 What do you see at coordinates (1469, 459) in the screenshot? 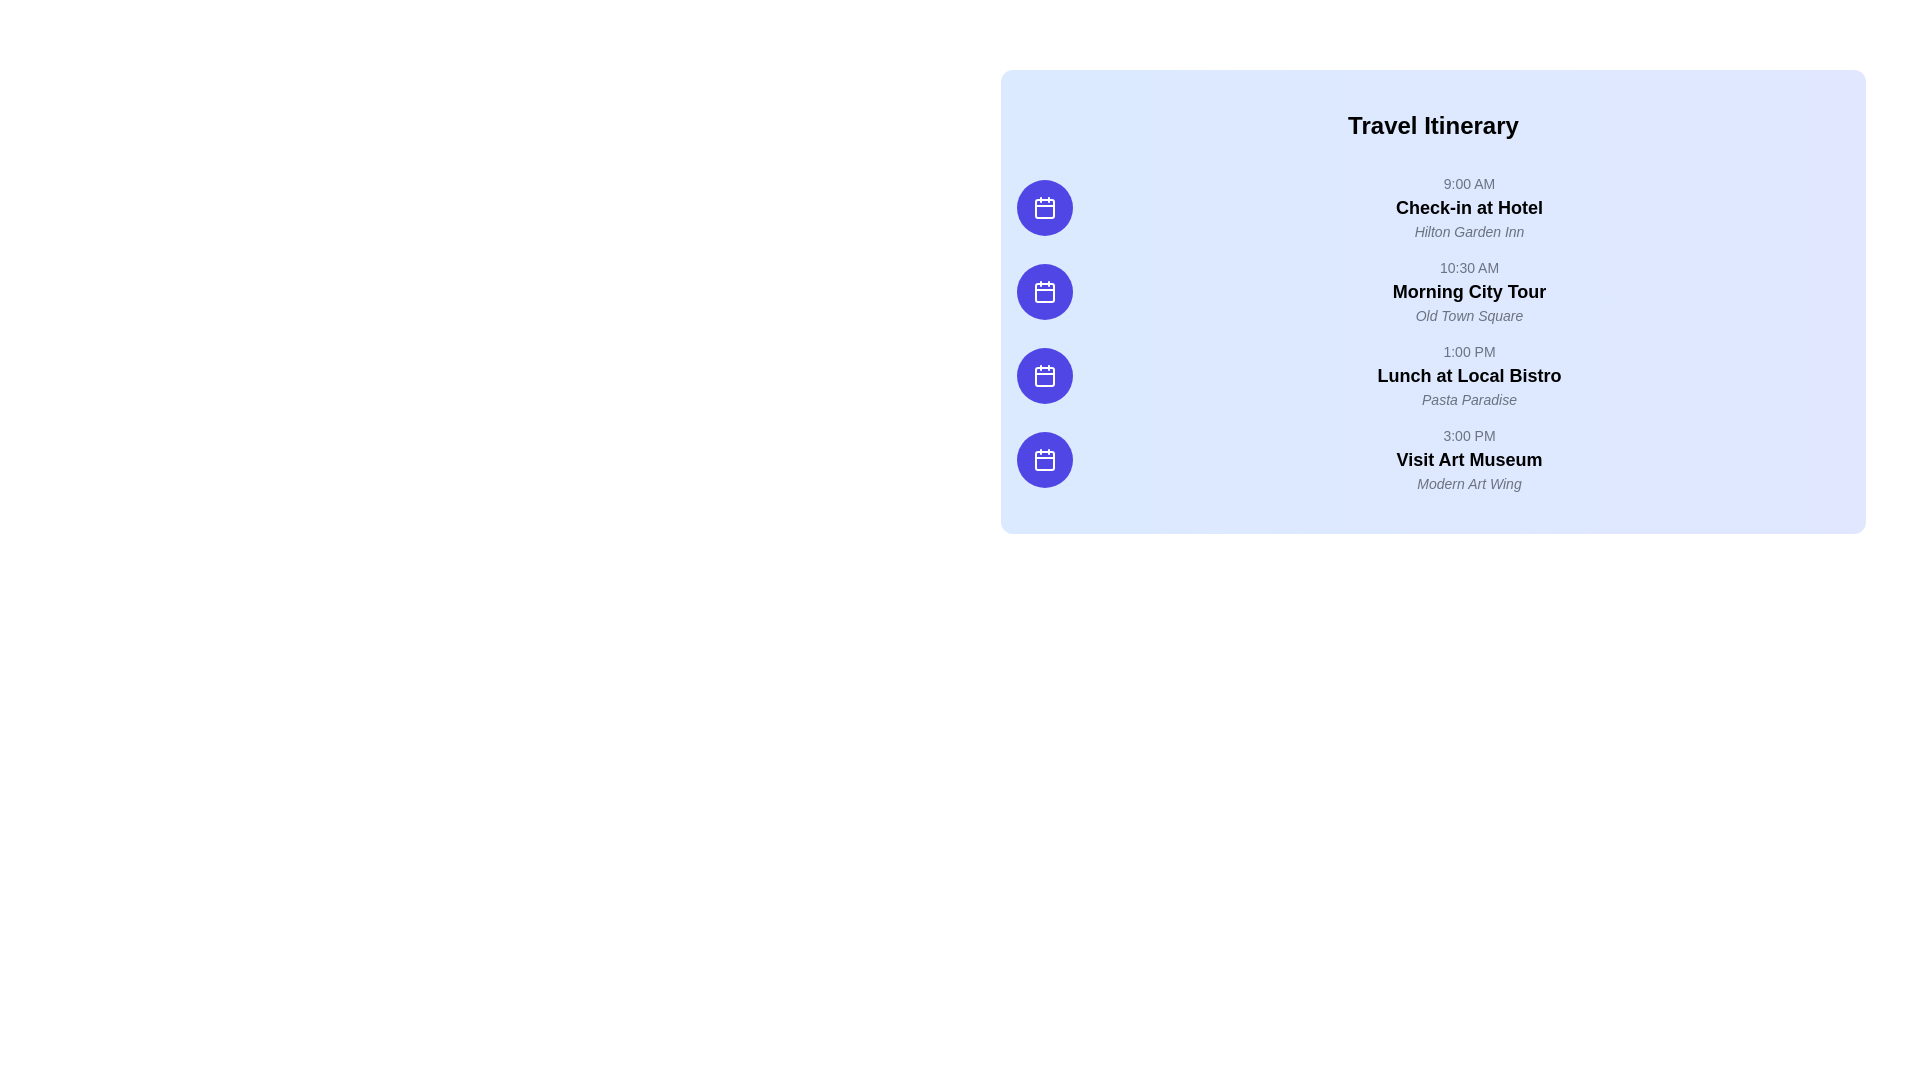
I see `event details from the text block displaying '3:00 PM', 'Visit Art Museum', and 'Modern Art Wing' located in the right section of the itinerary interface` at bounding box center [1469, 459].